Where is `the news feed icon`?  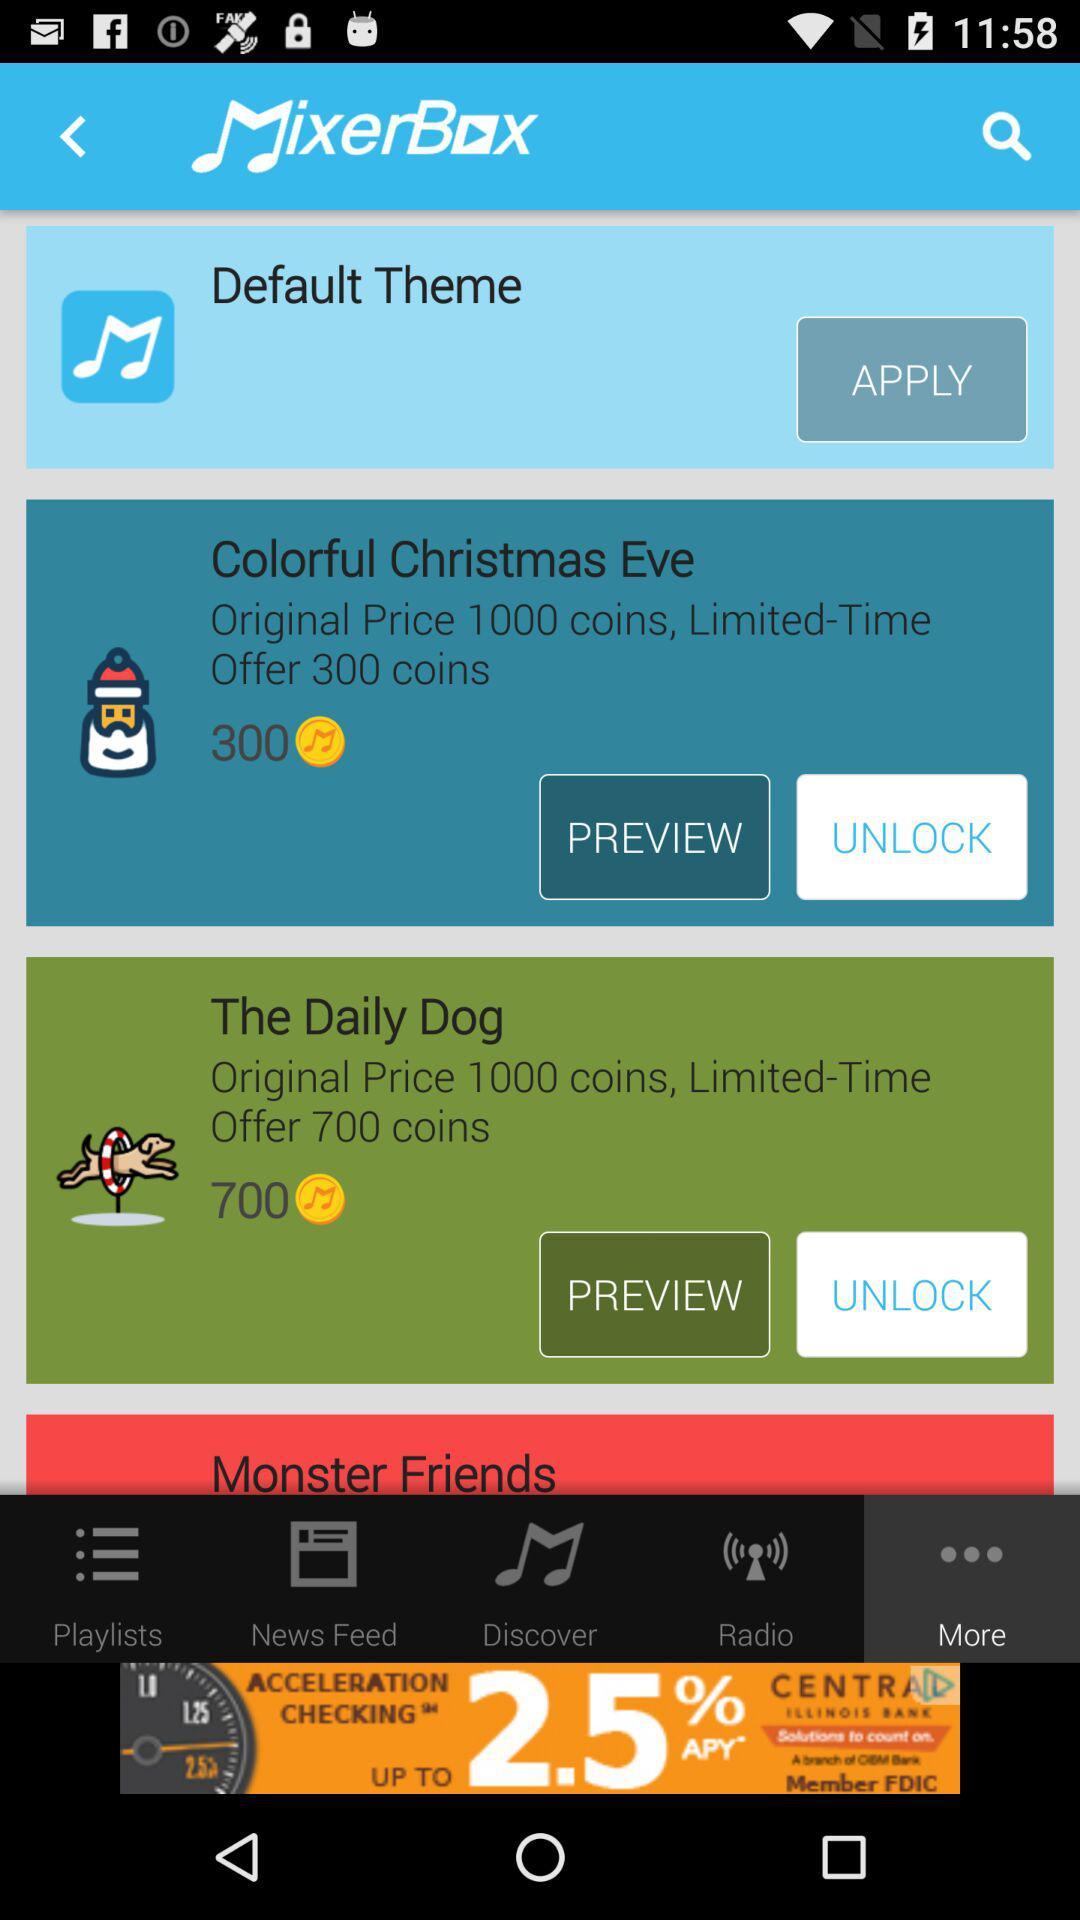
the news feed icon is located at coordinates (323, 1553).